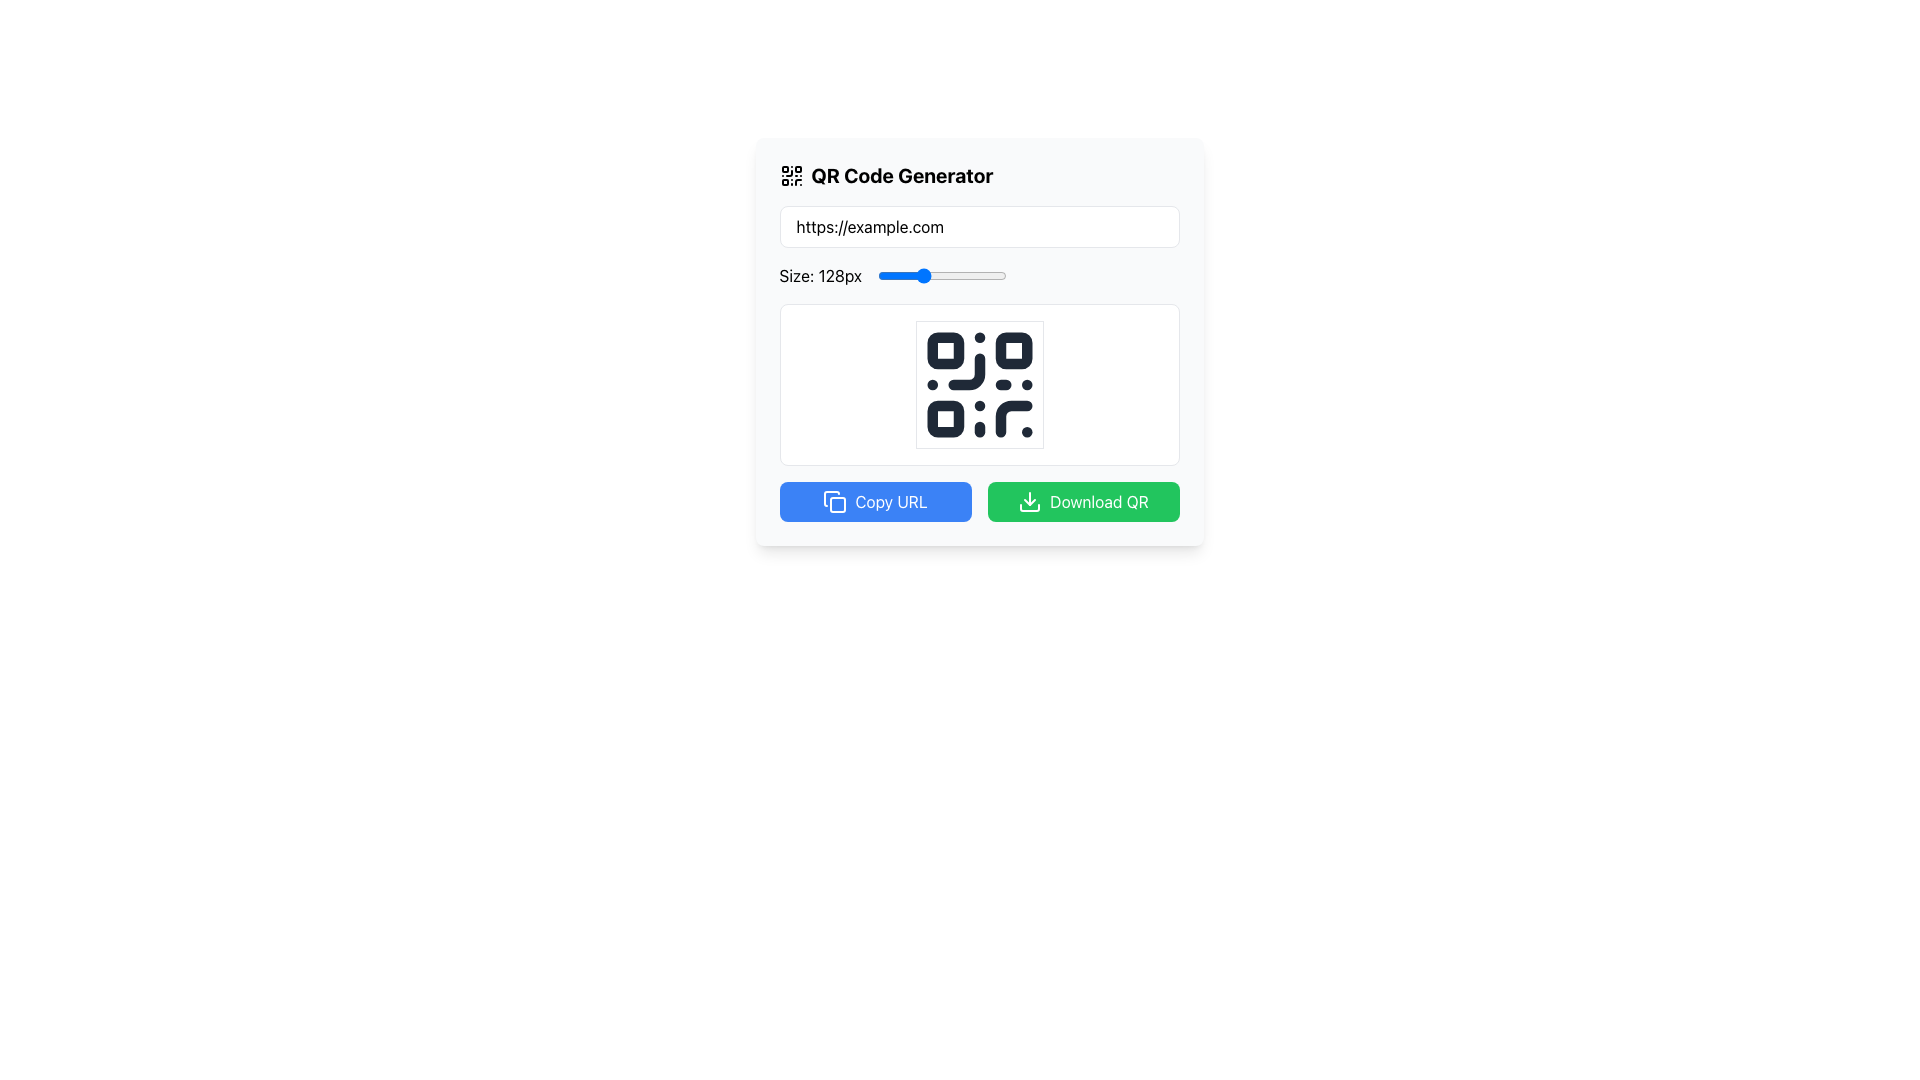 Image resolution: width=1920 pixels, height=1080 pixels. What do you see at coordinates (911, 276) in the screenshot?
I see `the size` at bounding box center [911, 276].